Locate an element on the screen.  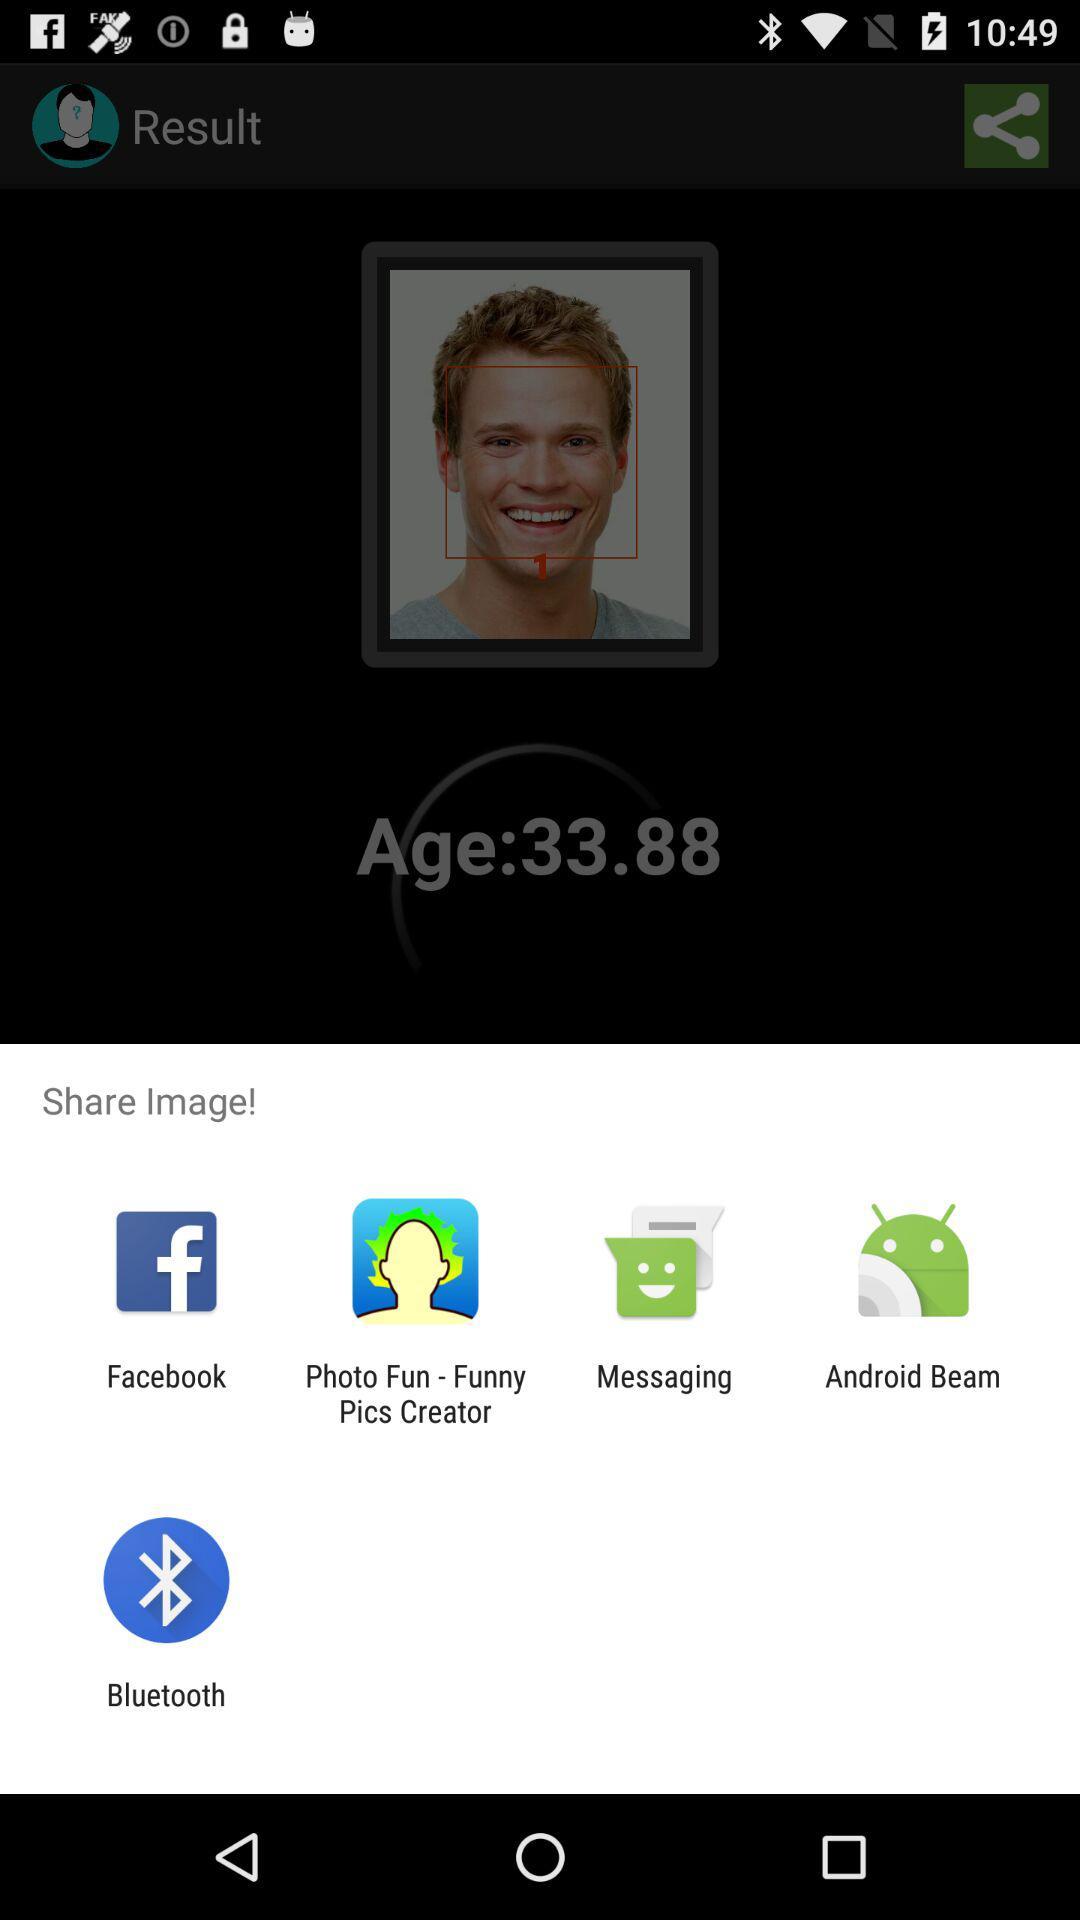
the app to the left of the messaging is located at coordinates (414, 1392).